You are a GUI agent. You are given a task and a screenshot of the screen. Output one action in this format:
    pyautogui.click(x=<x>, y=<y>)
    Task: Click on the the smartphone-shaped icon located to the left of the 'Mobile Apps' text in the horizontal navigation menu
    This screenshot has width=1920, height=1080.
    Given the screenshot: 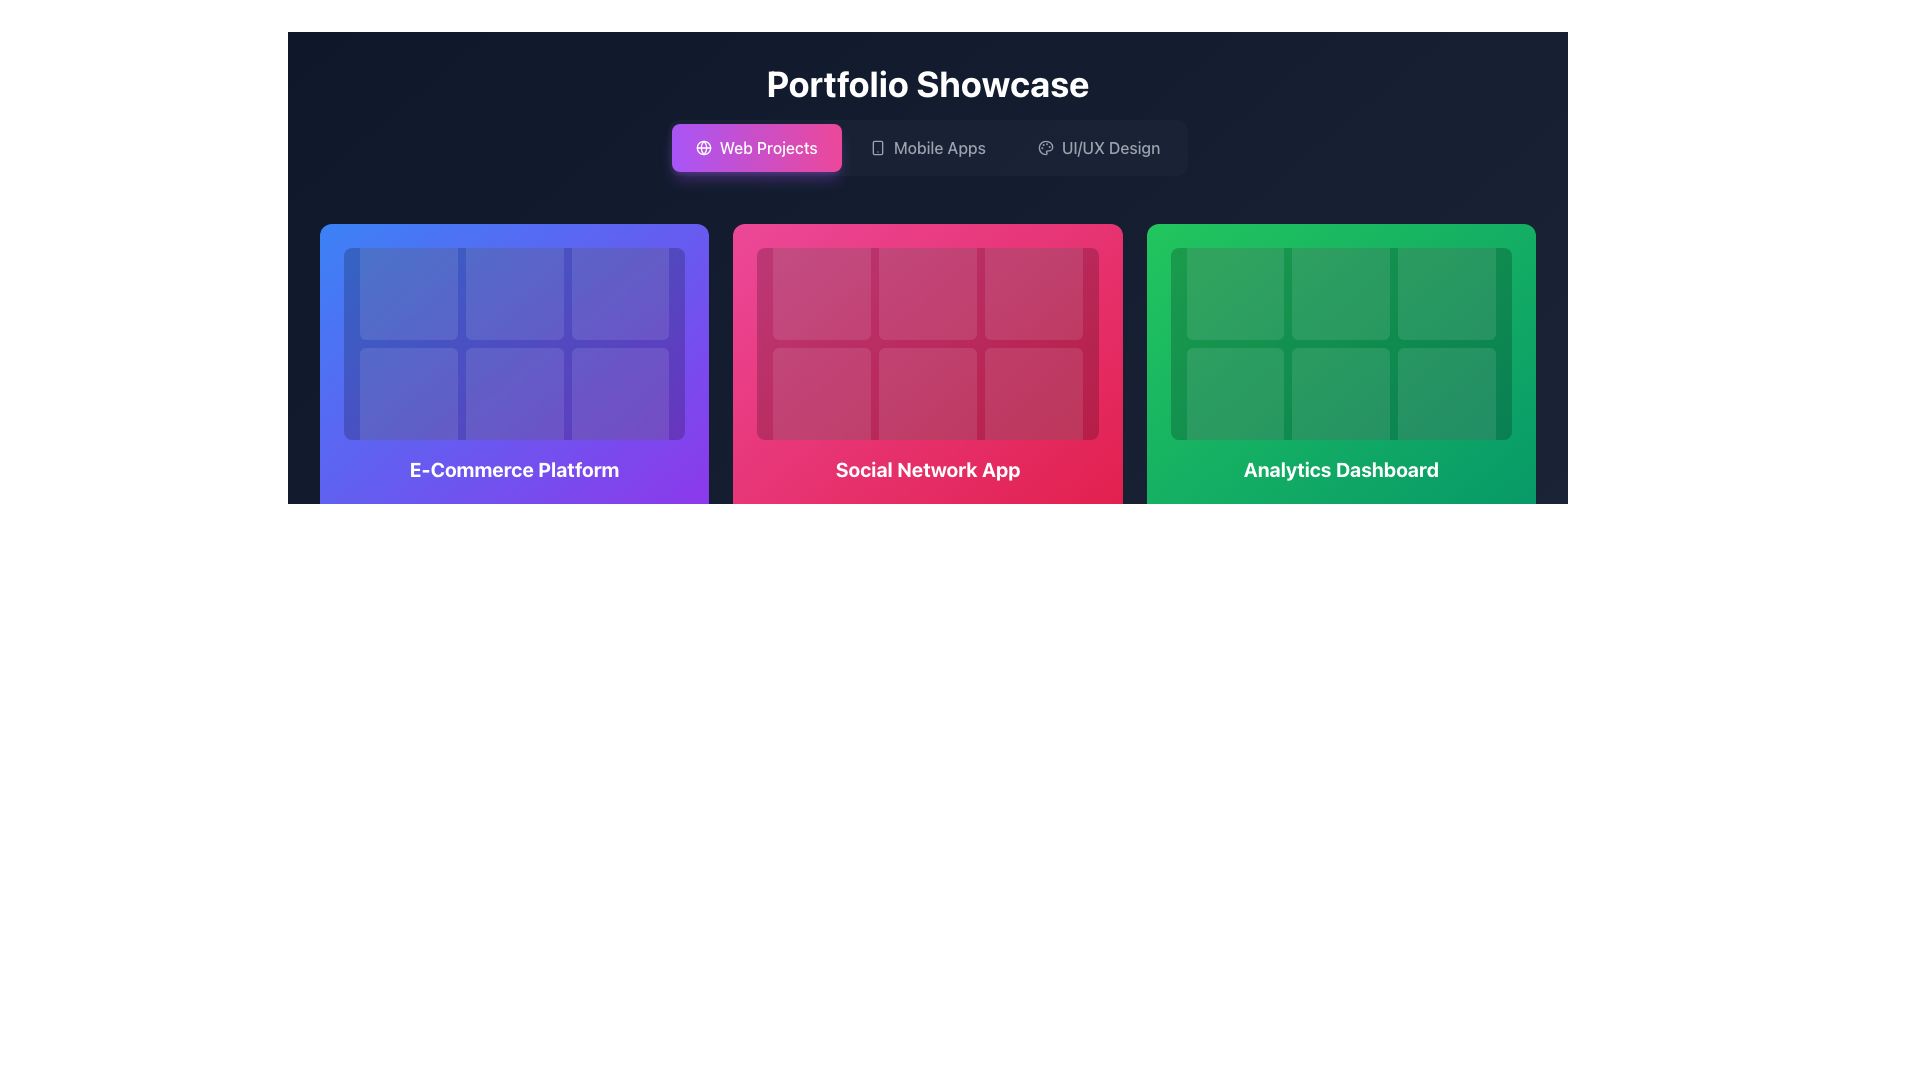 What is the action you would take?
    pyautogui.click(x=877, y=146)
    